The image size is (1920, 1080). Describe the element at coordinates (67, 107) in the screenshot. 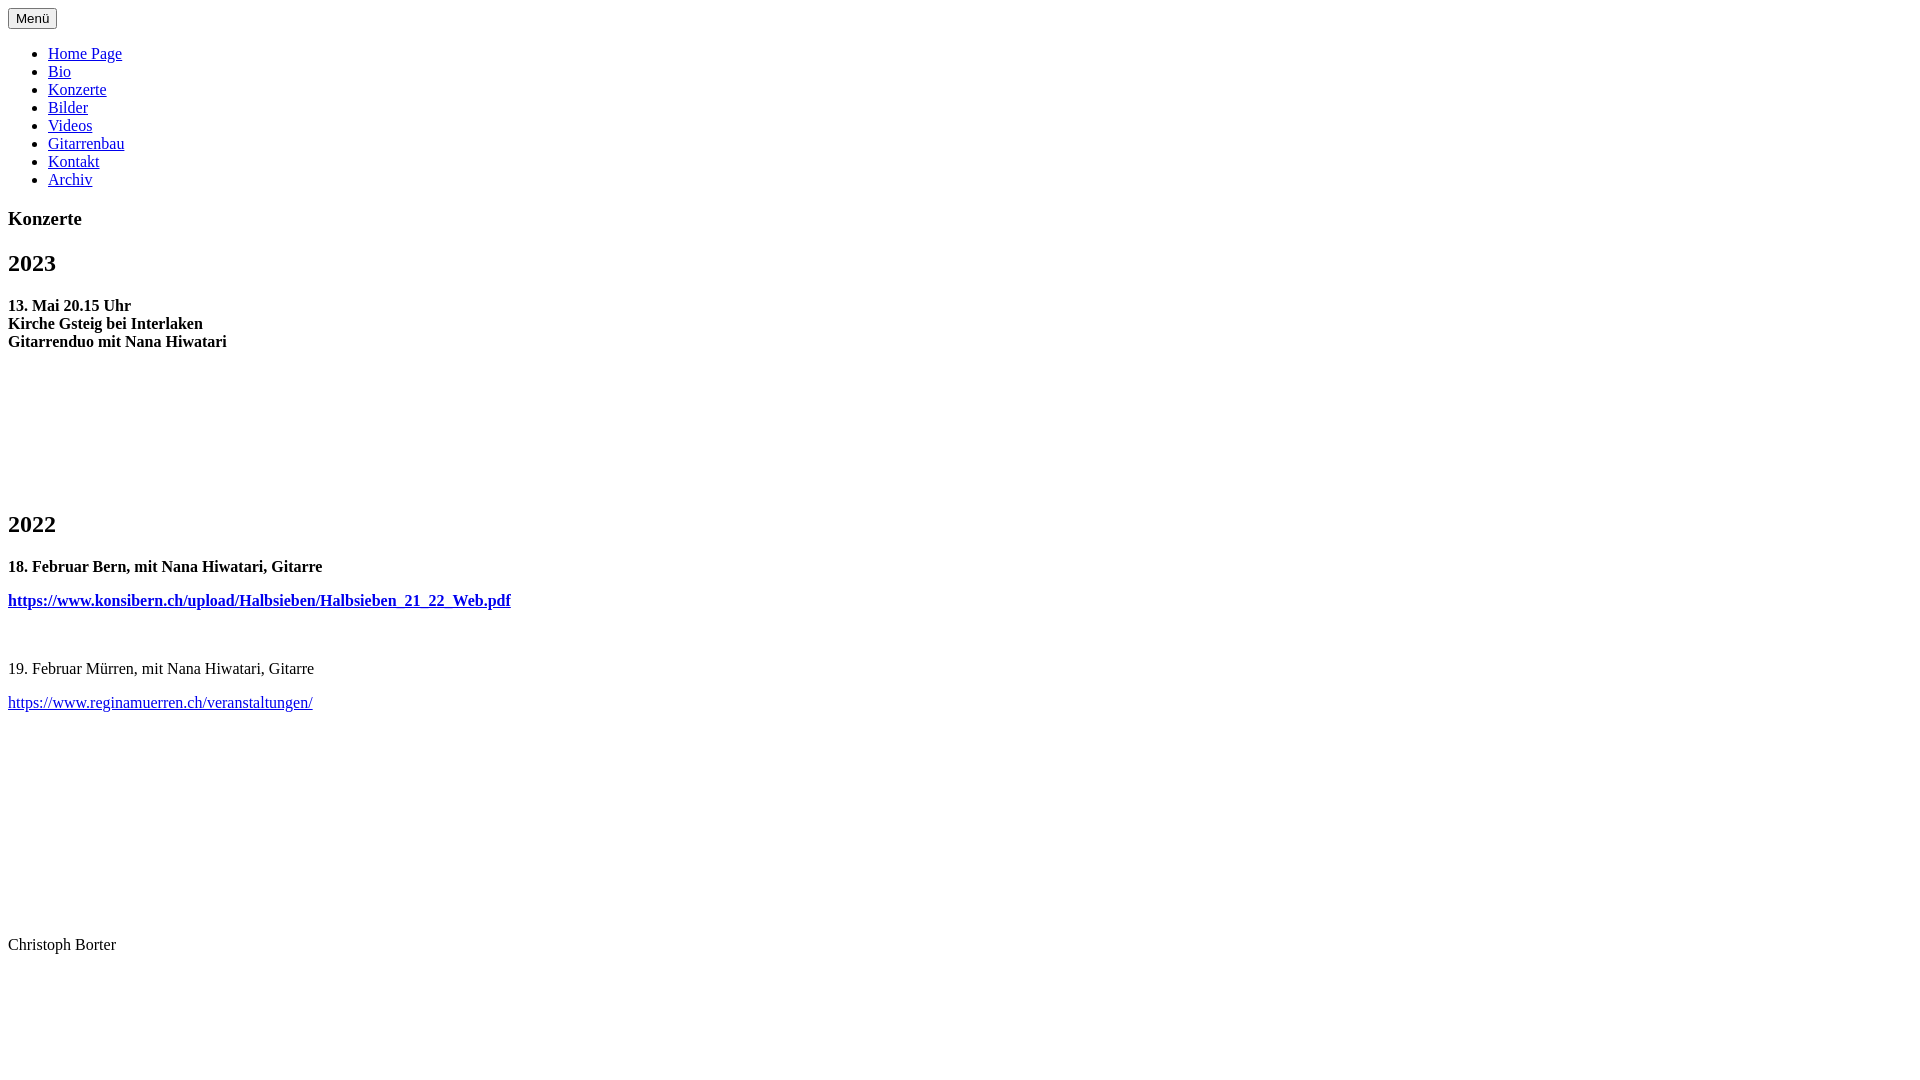

I see `'Bilder'` at that location.